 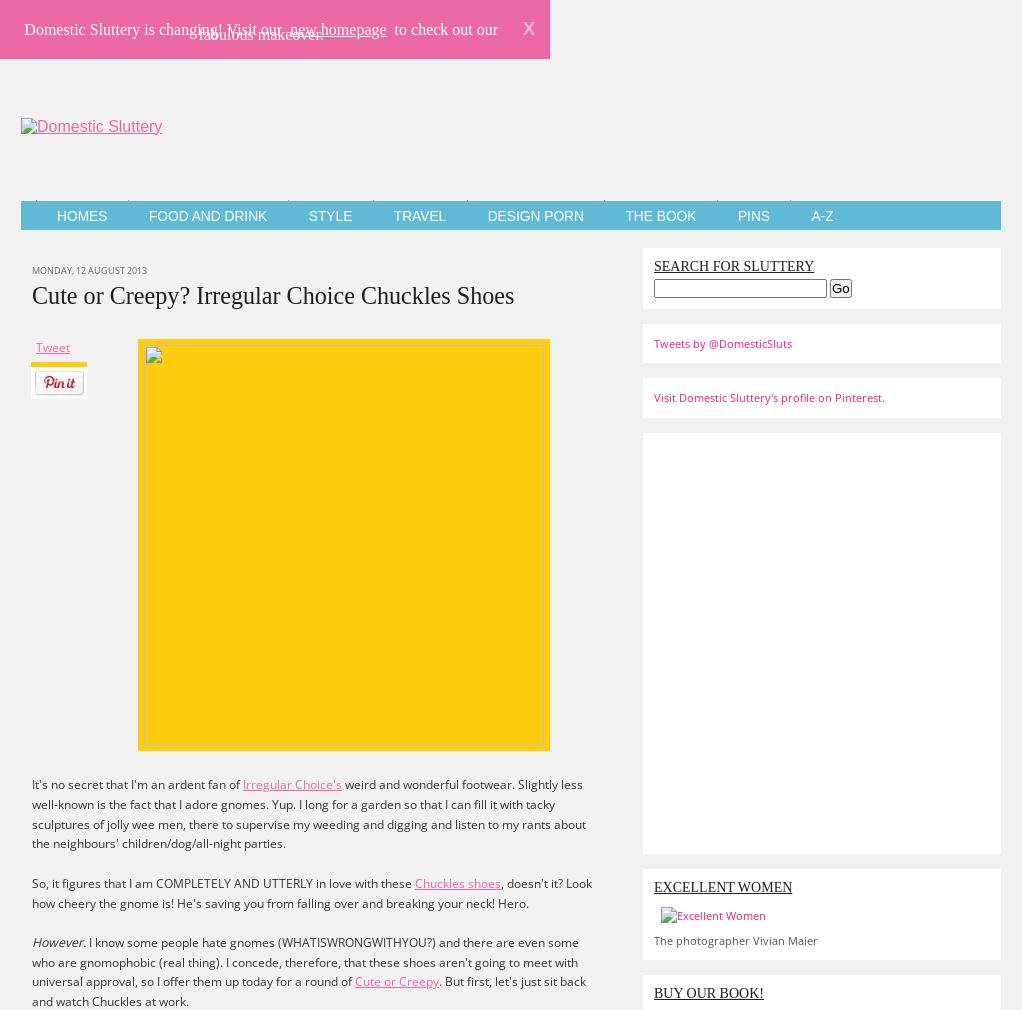 I want to click on 'I know some people hate gnomes (WHATISWRONGWITHYOU?) and there are even some who are gnomophobic (real thing). I concede, therefore, that these shoes aren't going to meet with universal approval, so I offer them up today for a round of', so click(x=304, y=961).